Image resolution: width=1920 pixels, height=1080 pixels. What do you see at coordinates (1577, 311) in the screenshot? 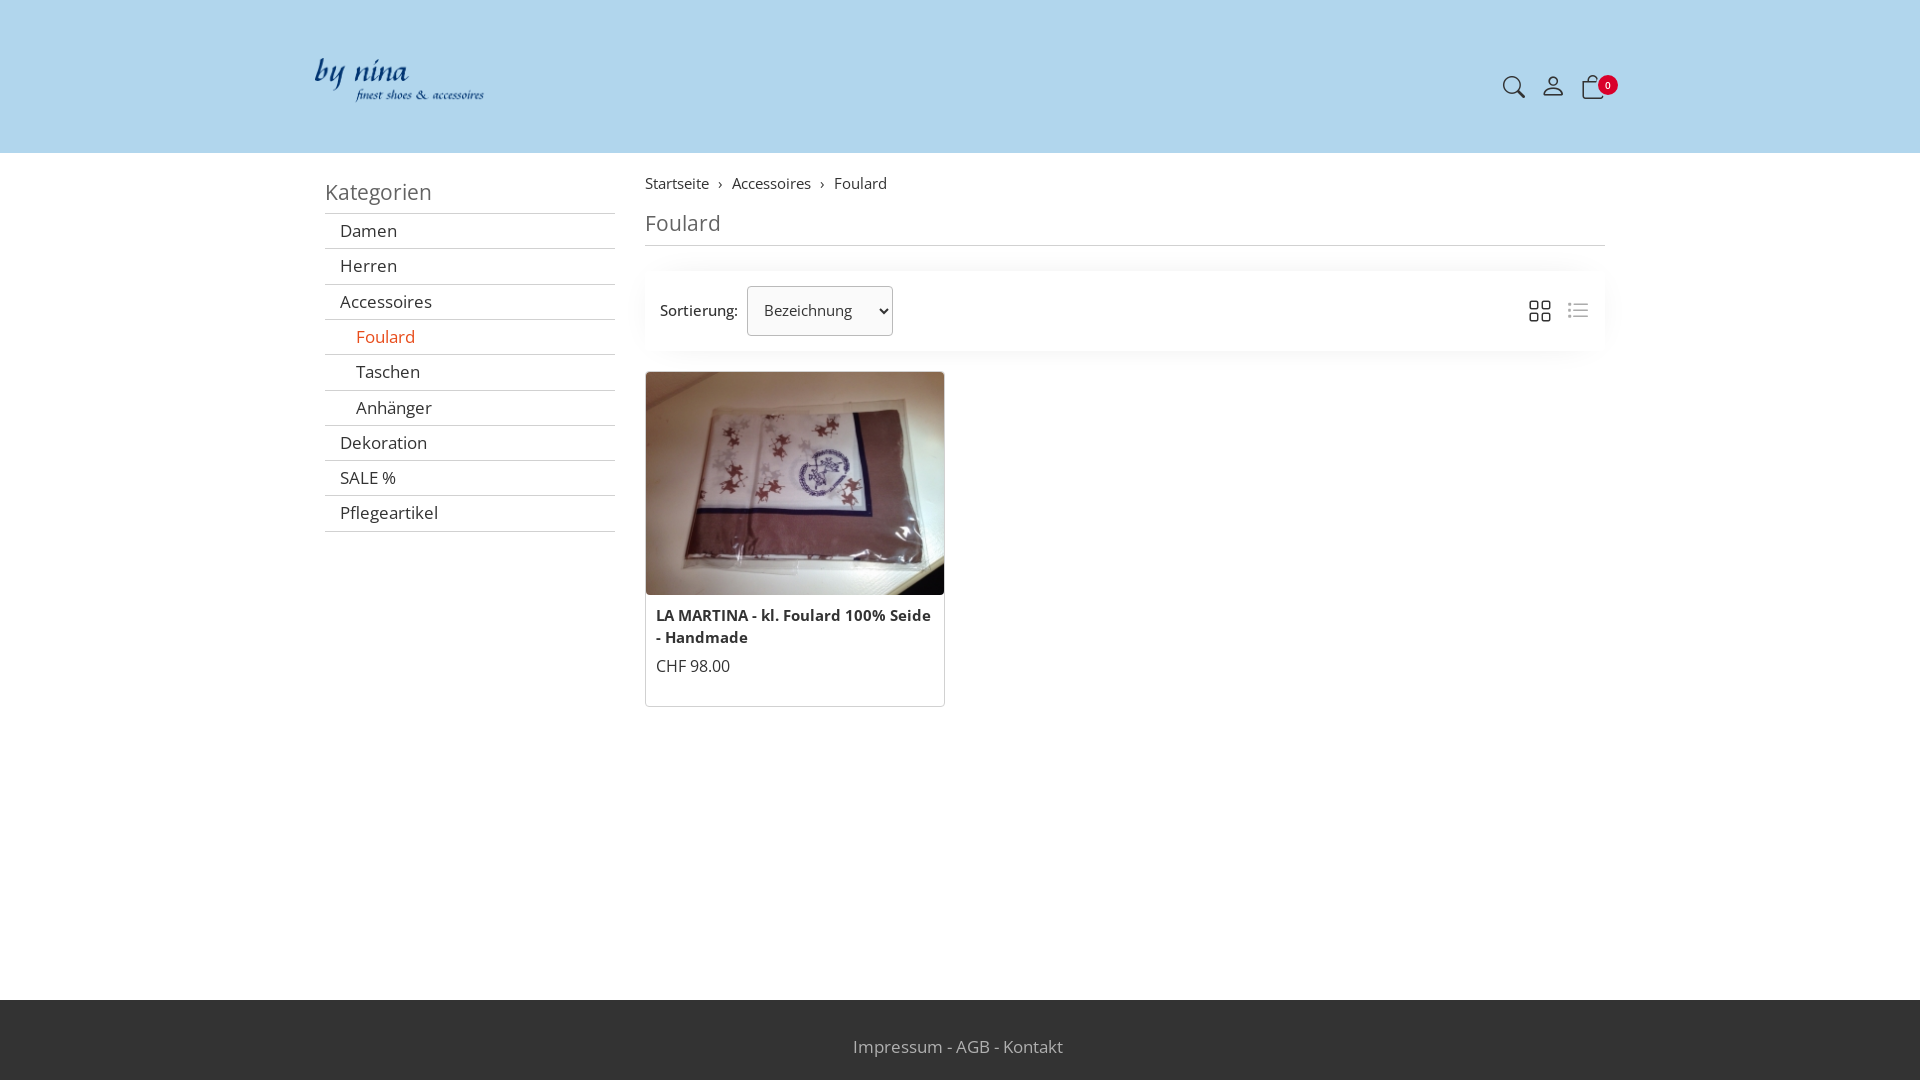
I see `'Listenansicht'` at bounding box center [1577, 311].